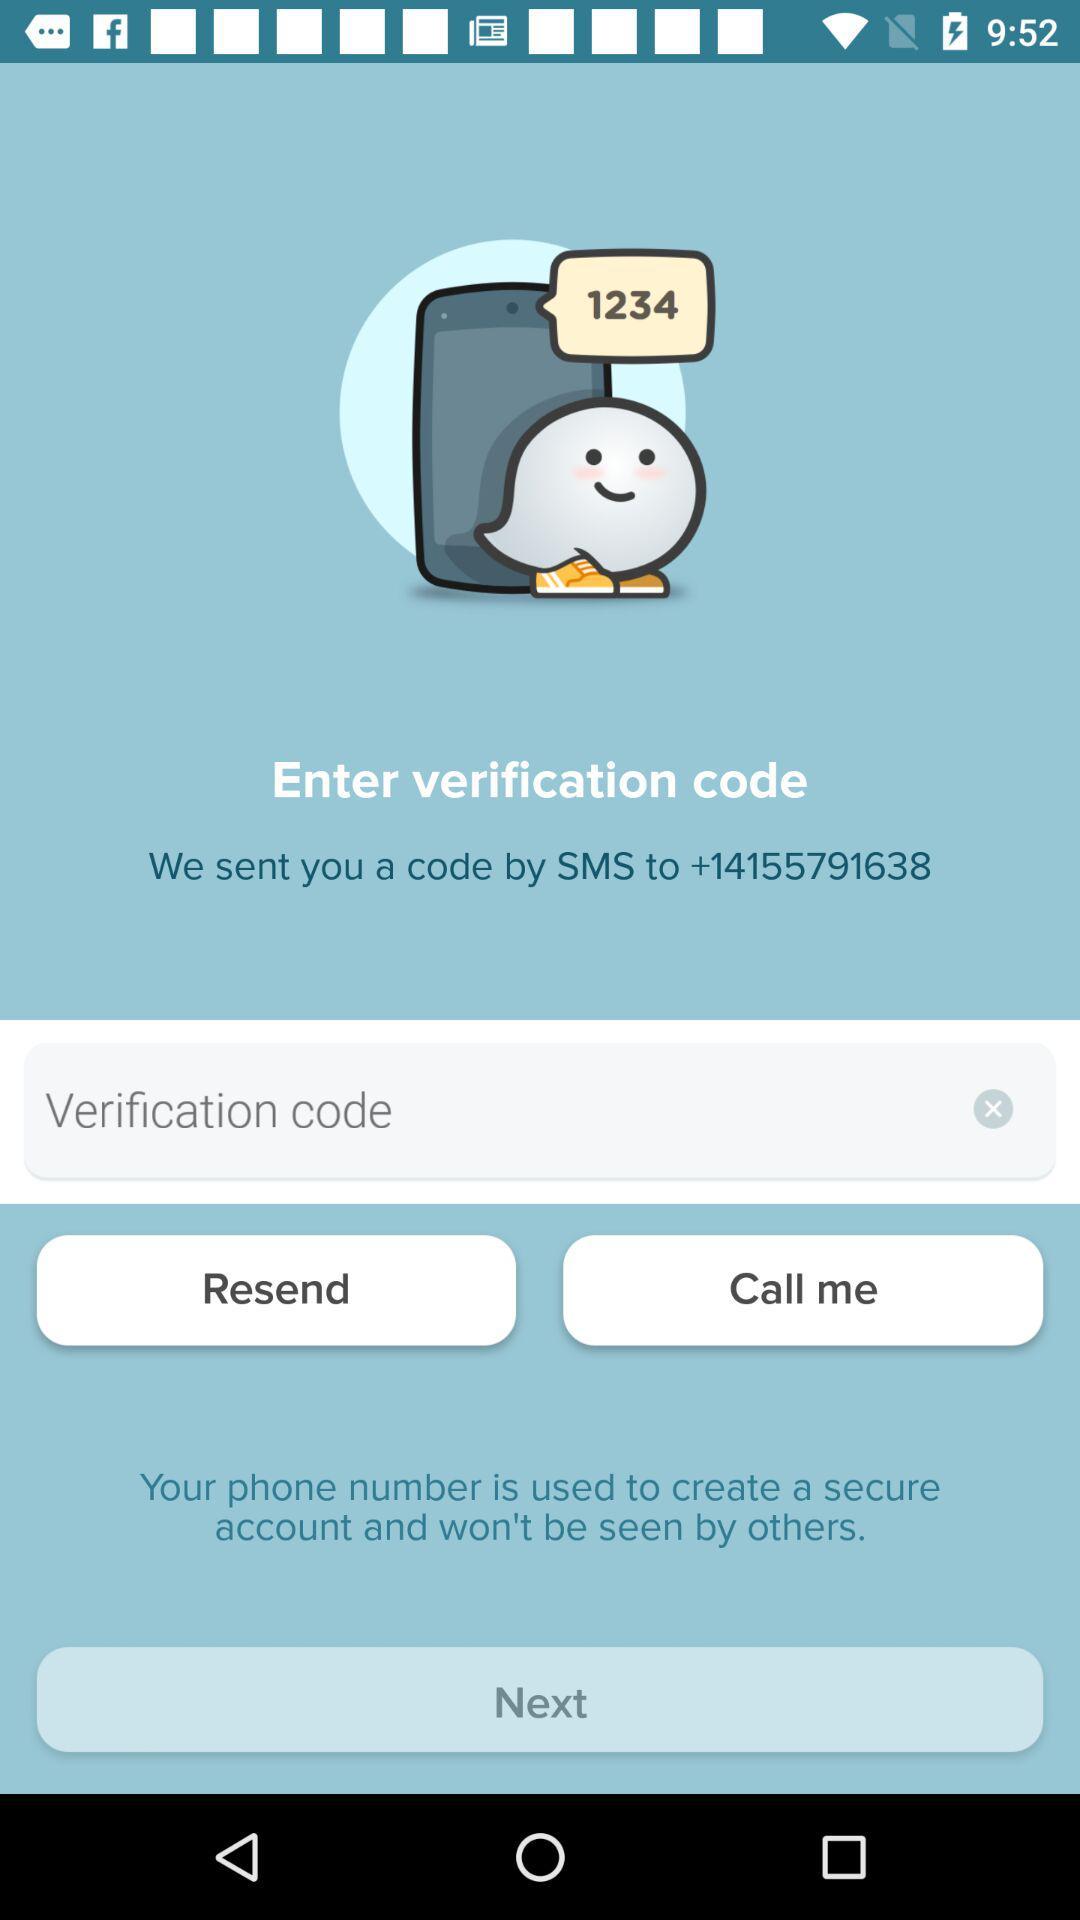 This screenshot has height=1920, width=1080. I want to click on item next to the call me, so click(276, 1295).